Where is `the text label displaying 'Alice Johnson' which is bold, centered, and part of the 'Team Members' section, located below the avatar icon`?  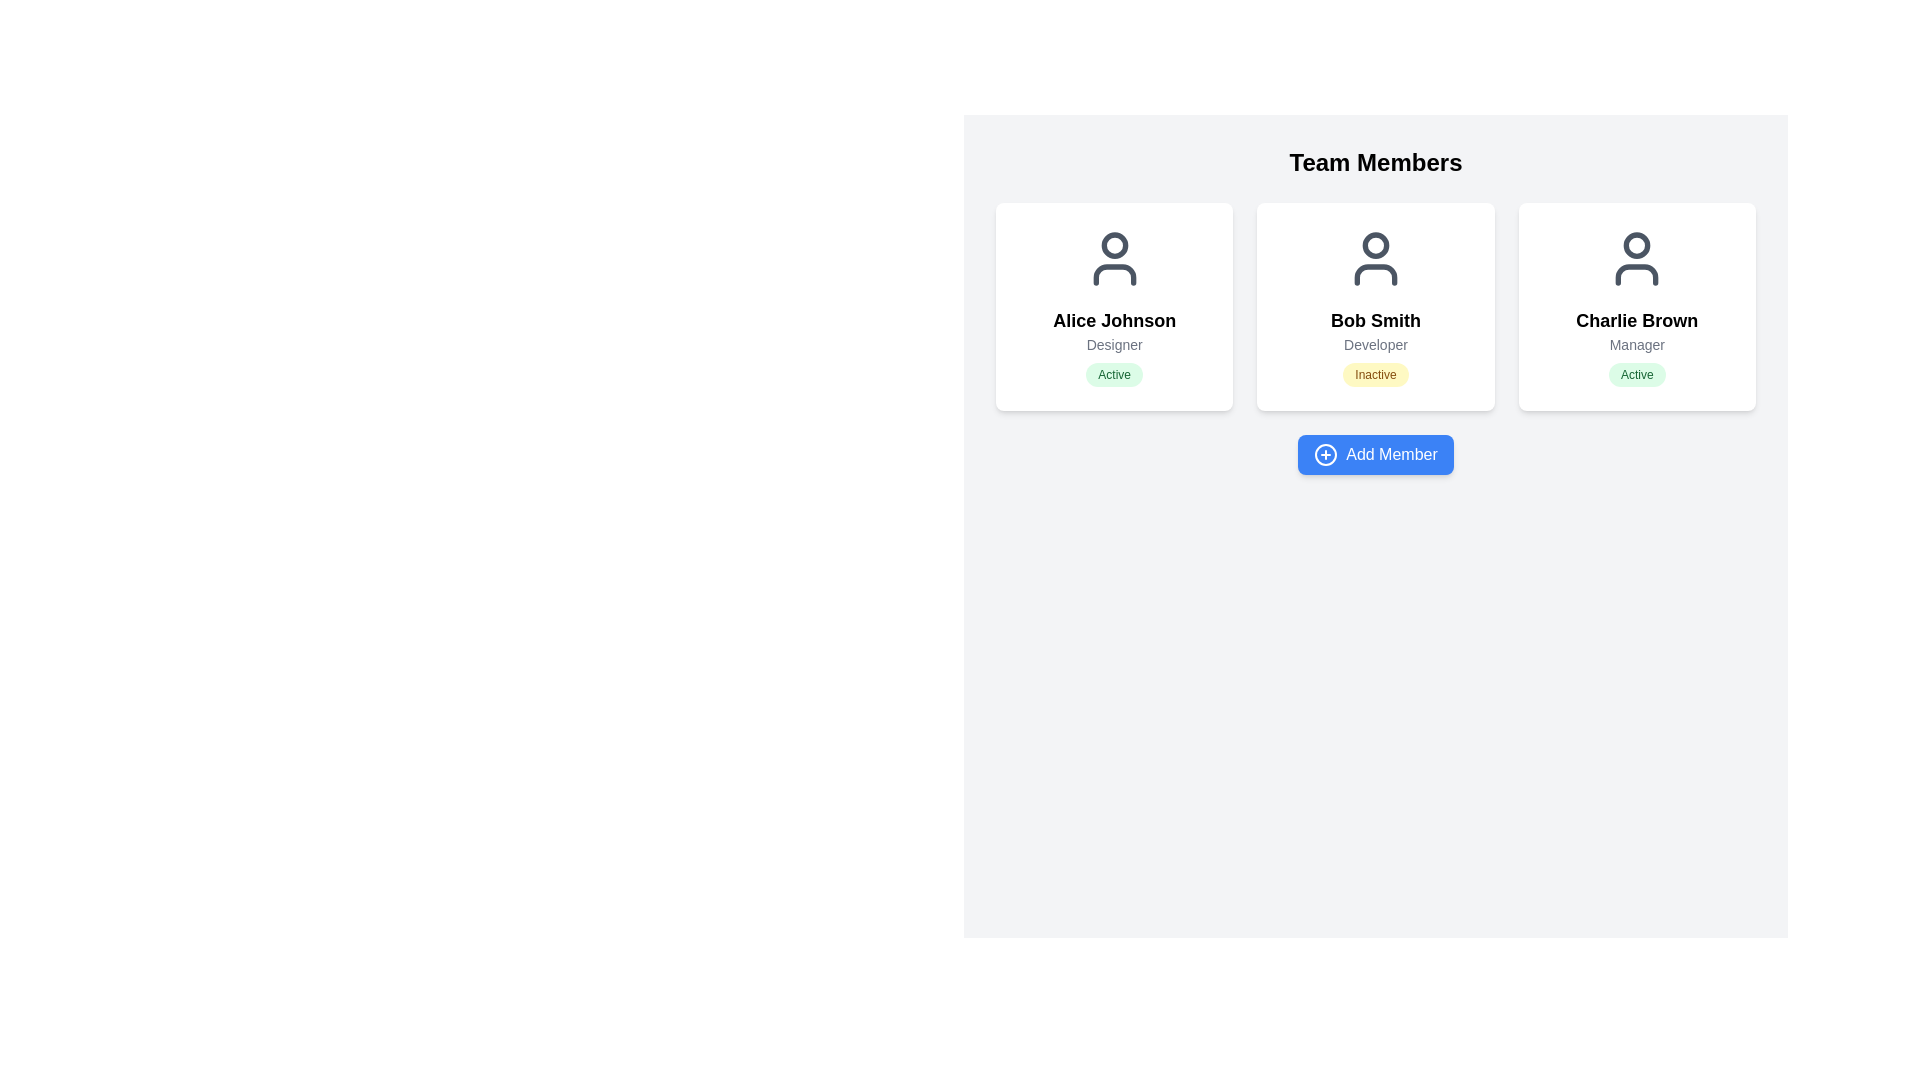 the text label displaying 'Alice Johnson' which is bold, centered, and part of the 'Team Members' section, located below the avatar icon is located at coordinates (1113, 319).